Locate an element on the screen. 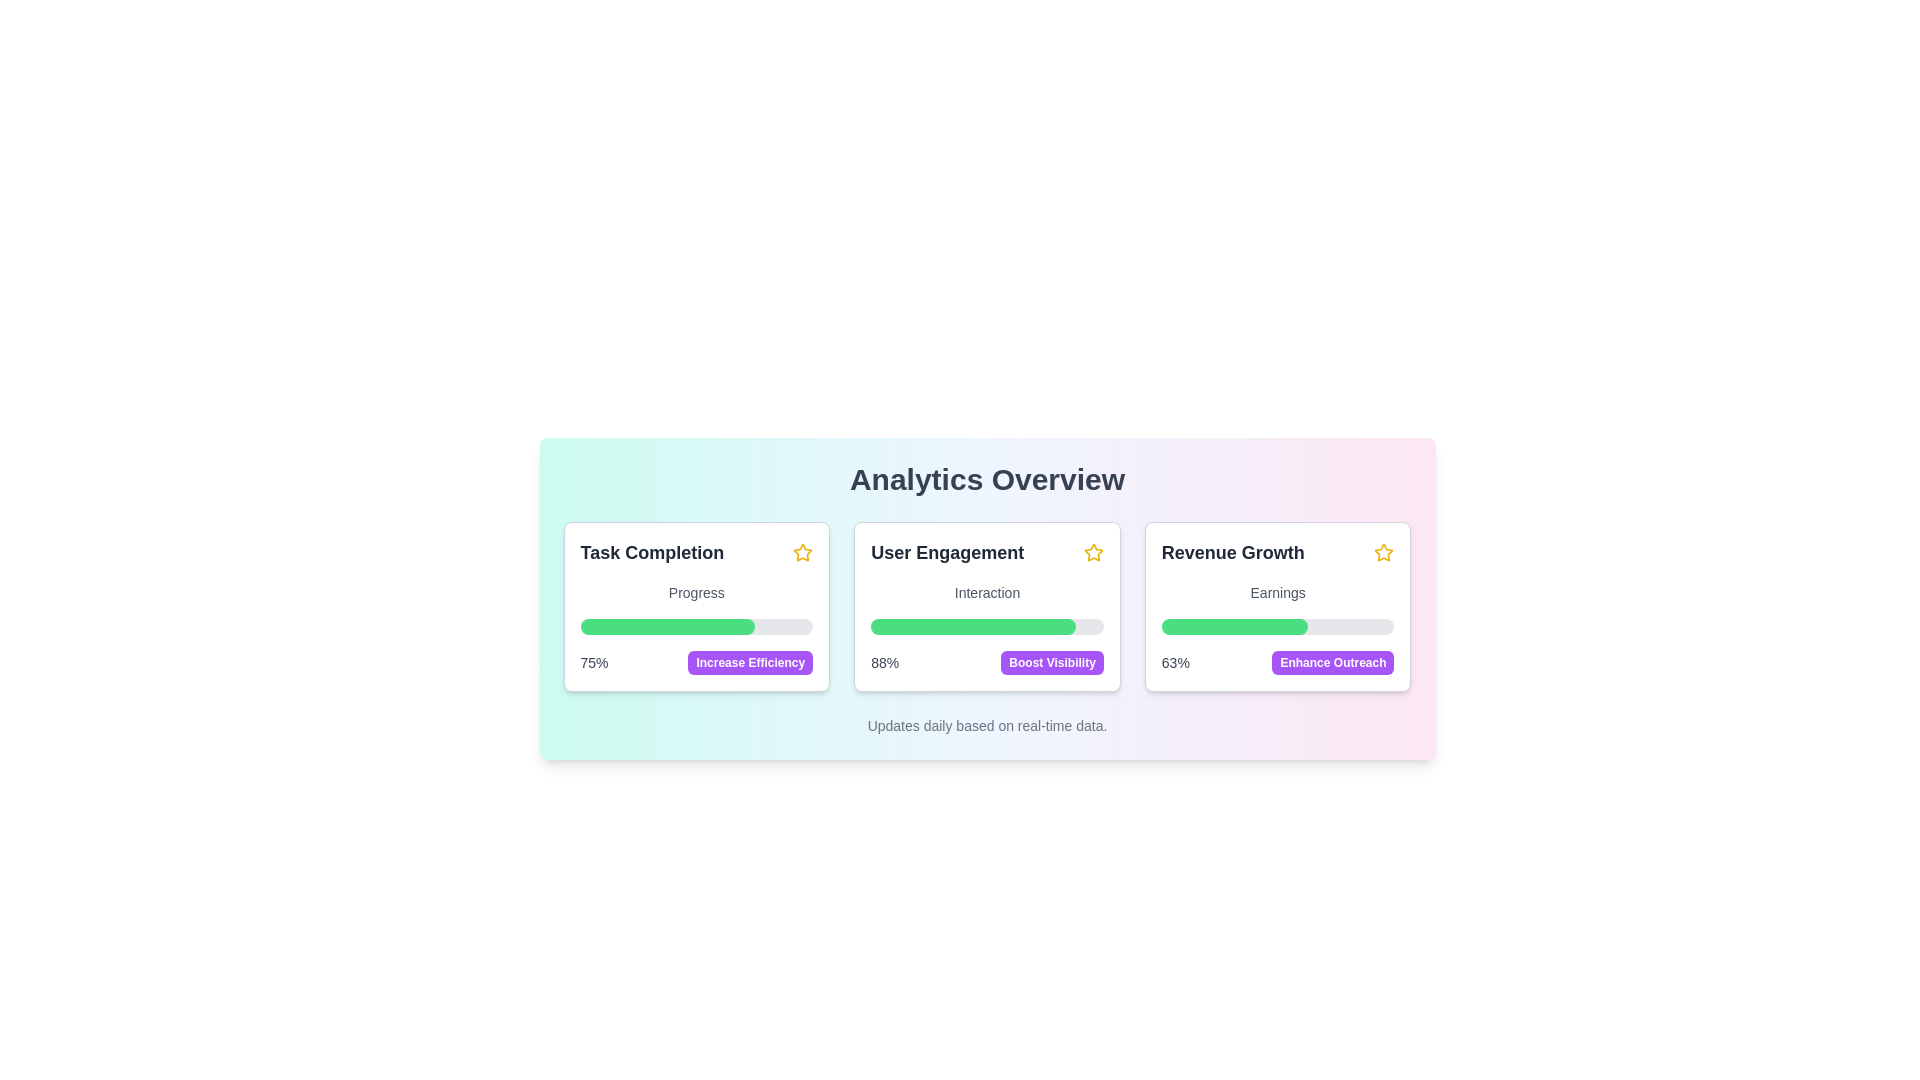 The image size is (1920, 1080). the prominent header labeled 'User Engagement' which is styled with a large, bold font and has a star icon to its right, located in the middle card of the three-card layout is located at coordinates (946, 552).